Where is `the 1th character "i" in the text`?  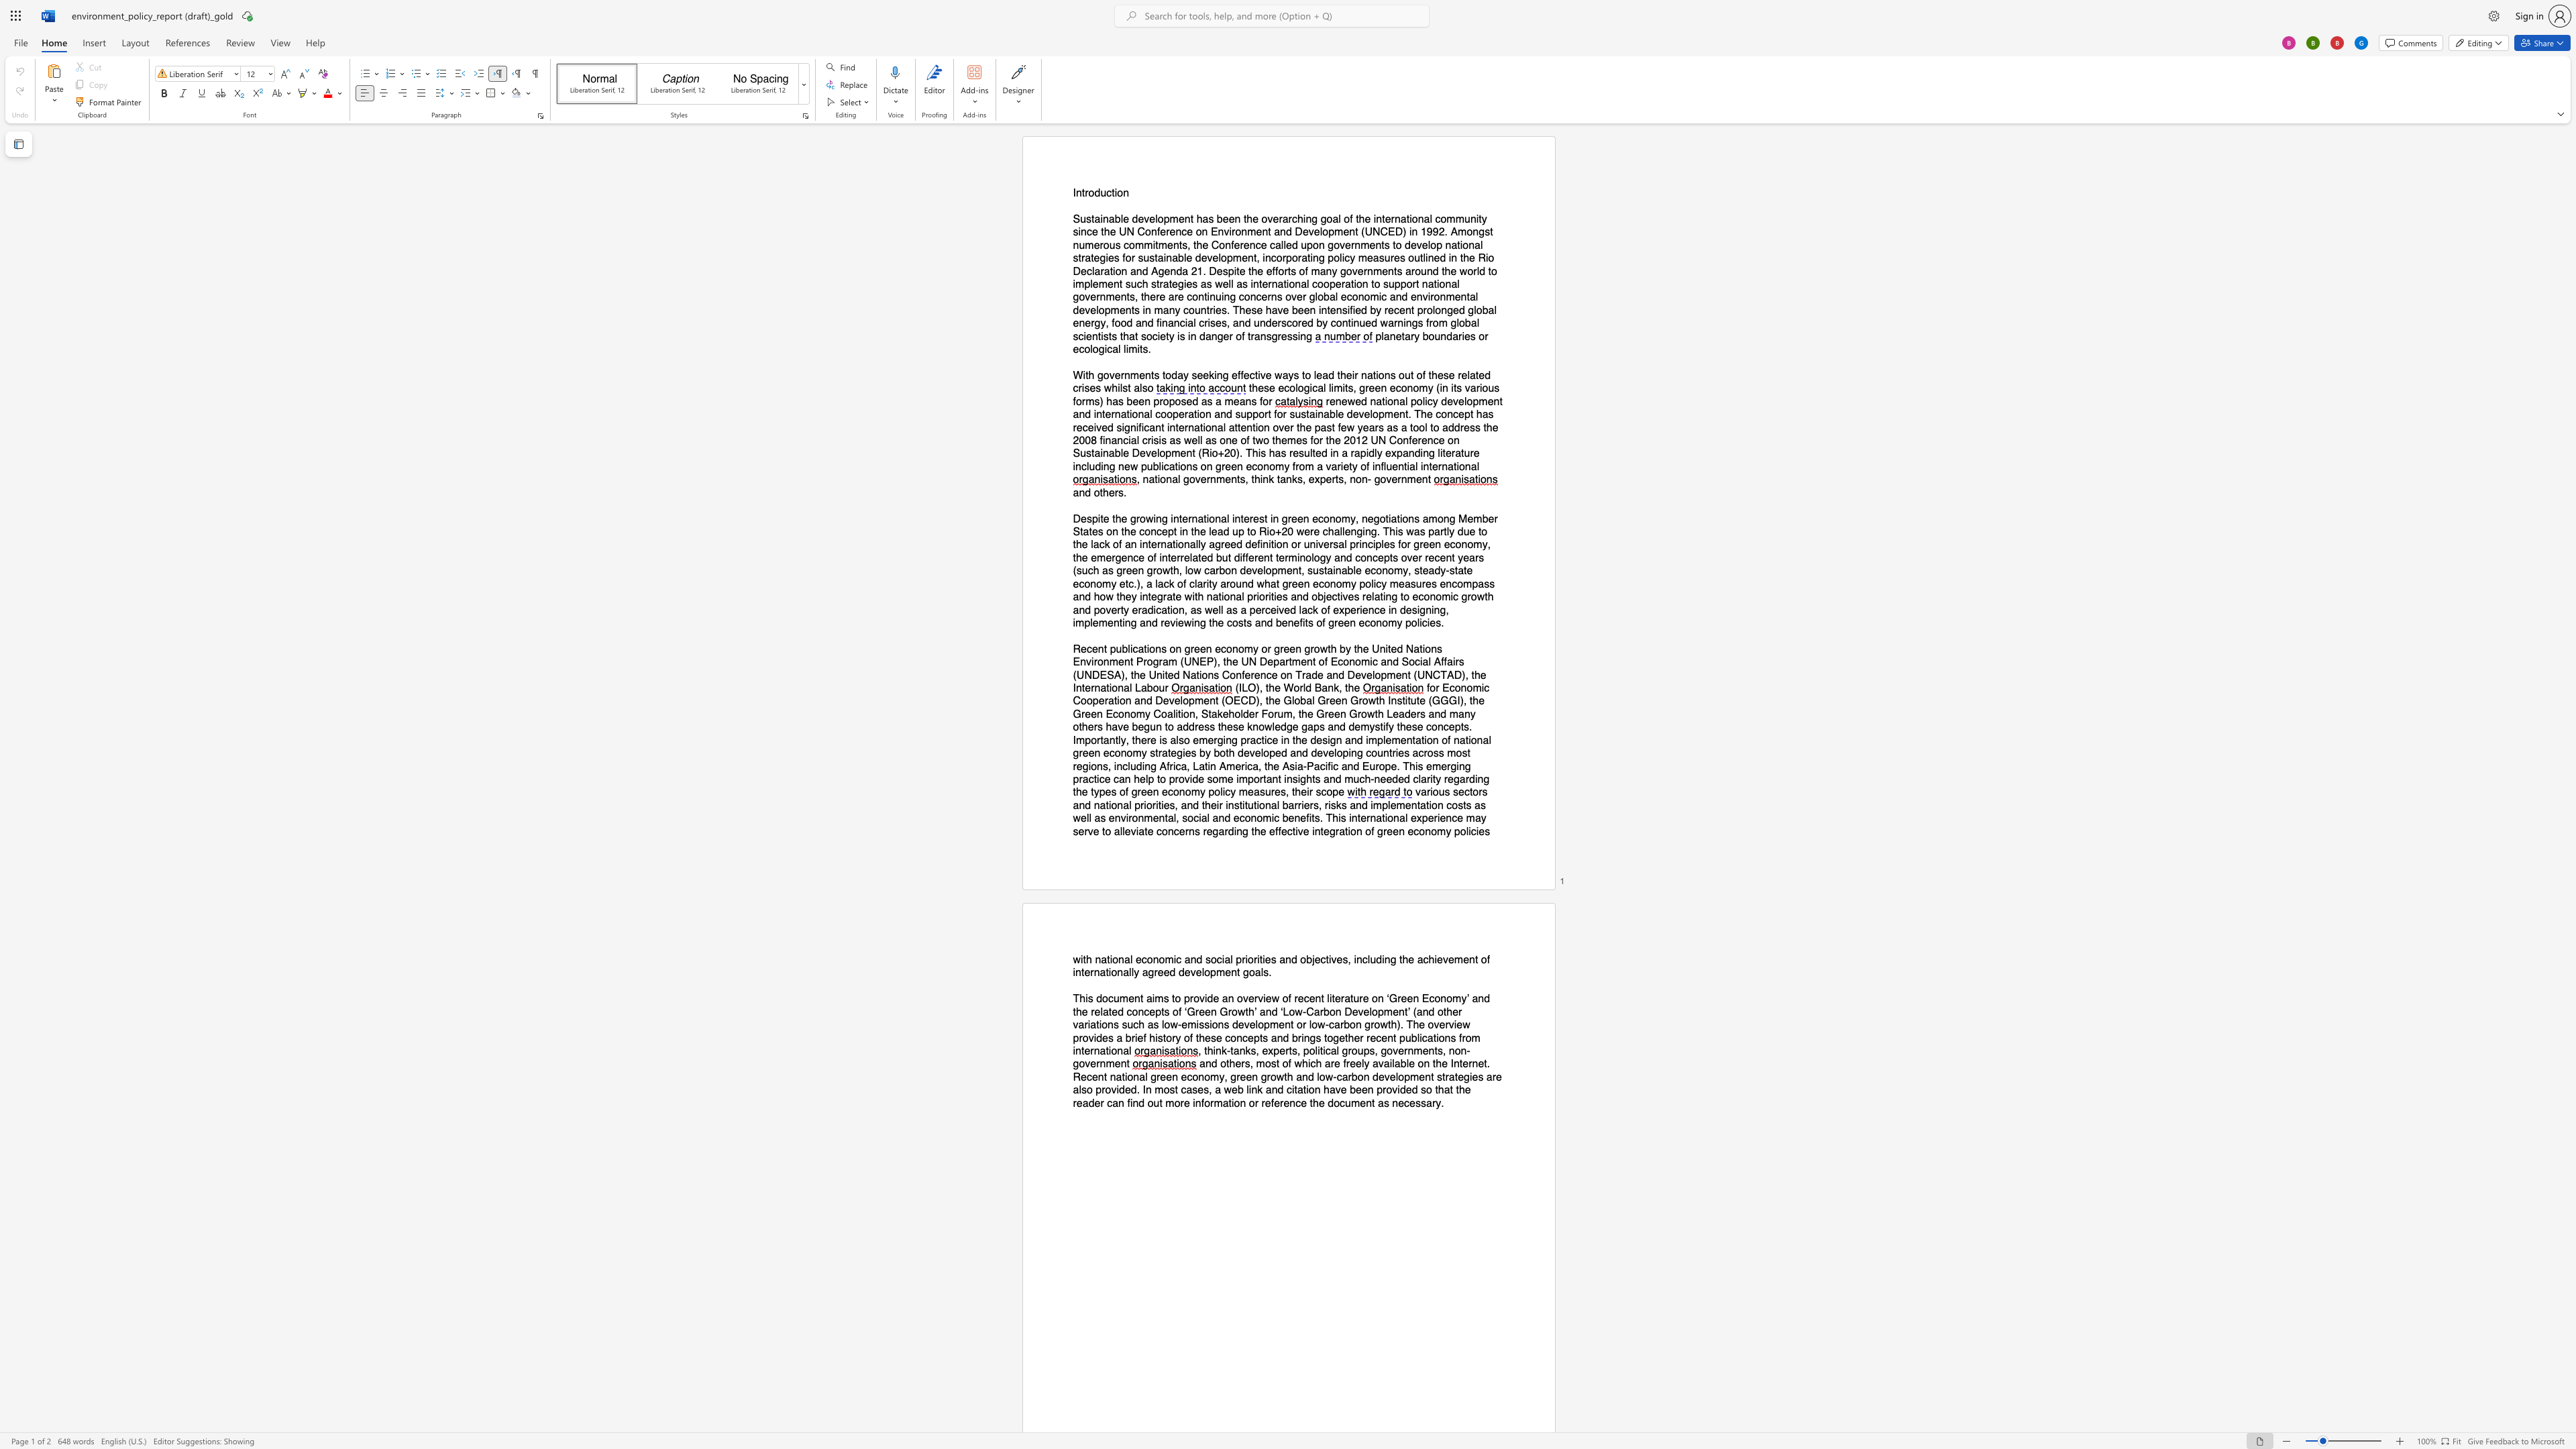
the 1th character "i" in the text is located at coordinates (1115, 192).